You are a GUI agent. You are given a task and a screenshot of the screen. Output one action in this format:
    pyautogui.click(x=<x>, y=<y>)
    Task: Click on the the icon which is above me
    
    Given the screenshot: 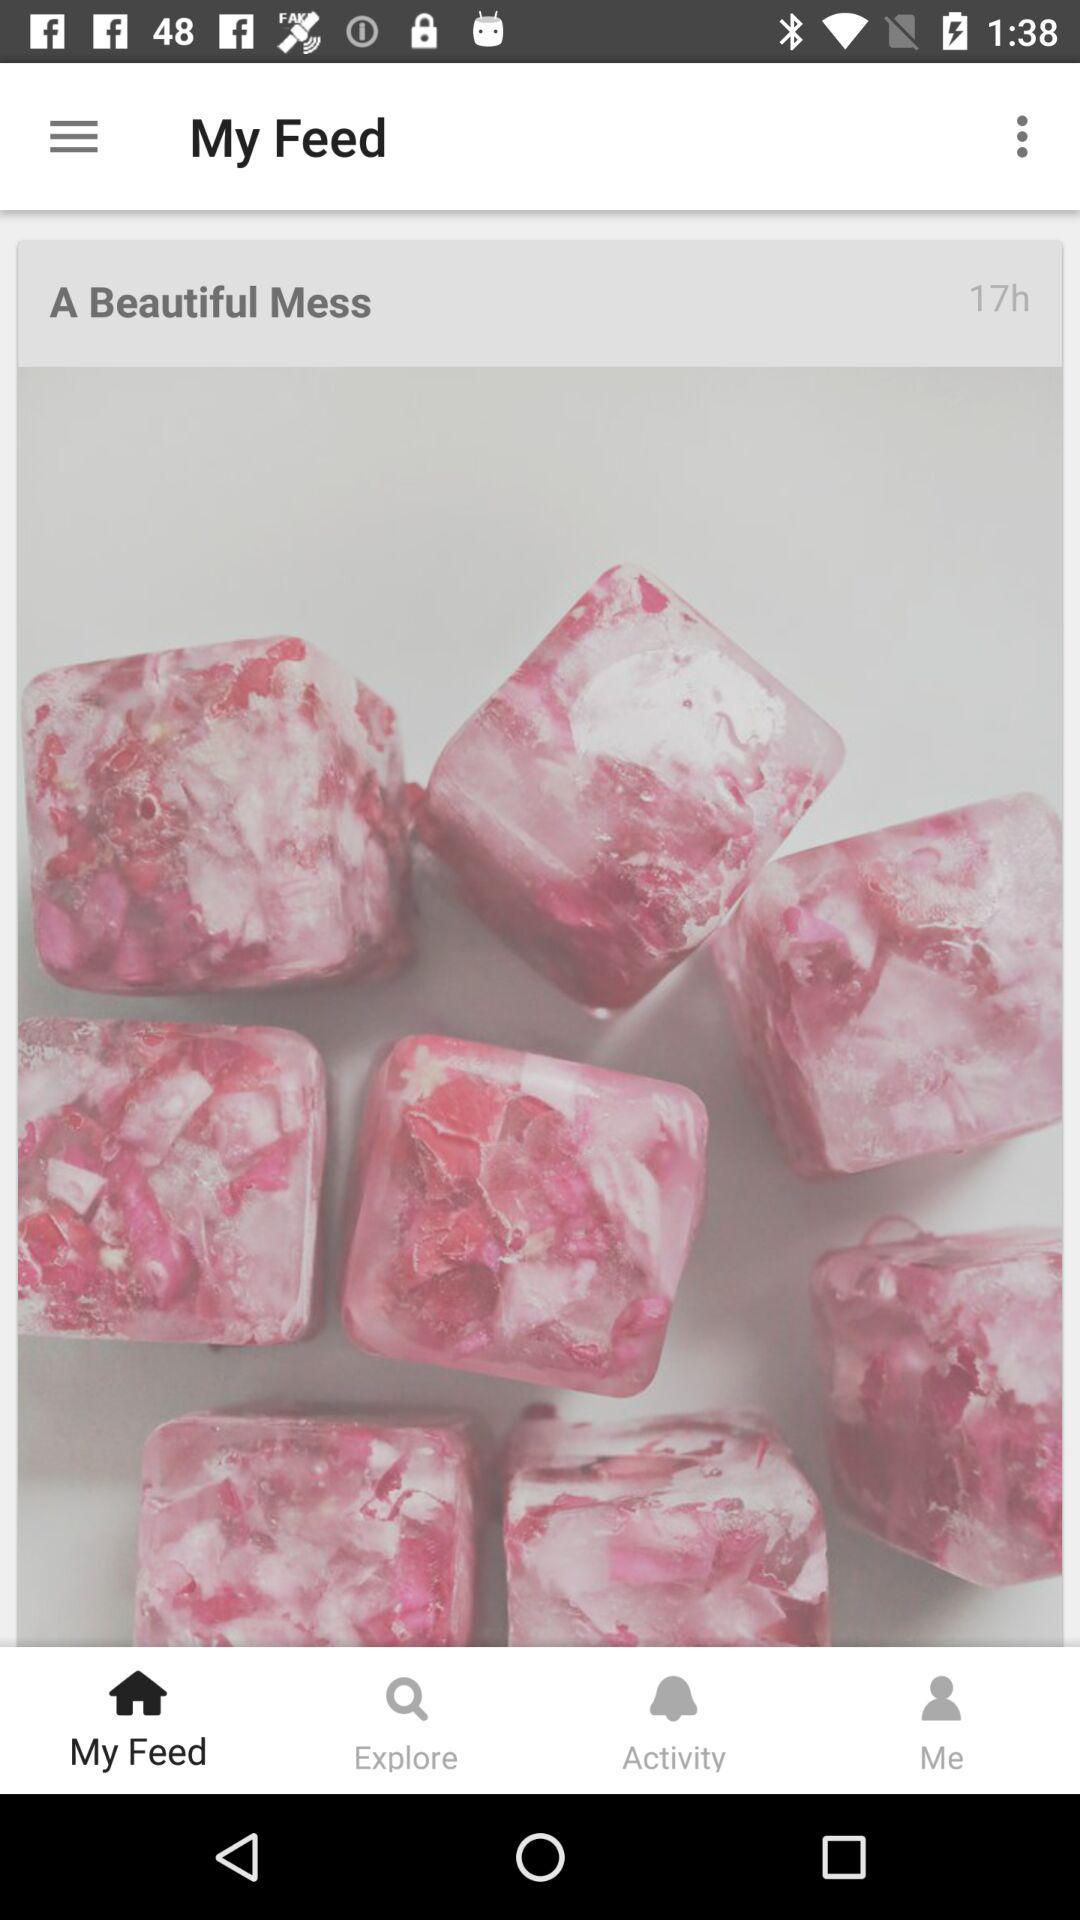 What is the action you would take?
    pyautogui.click(x=941, y=1688)
    